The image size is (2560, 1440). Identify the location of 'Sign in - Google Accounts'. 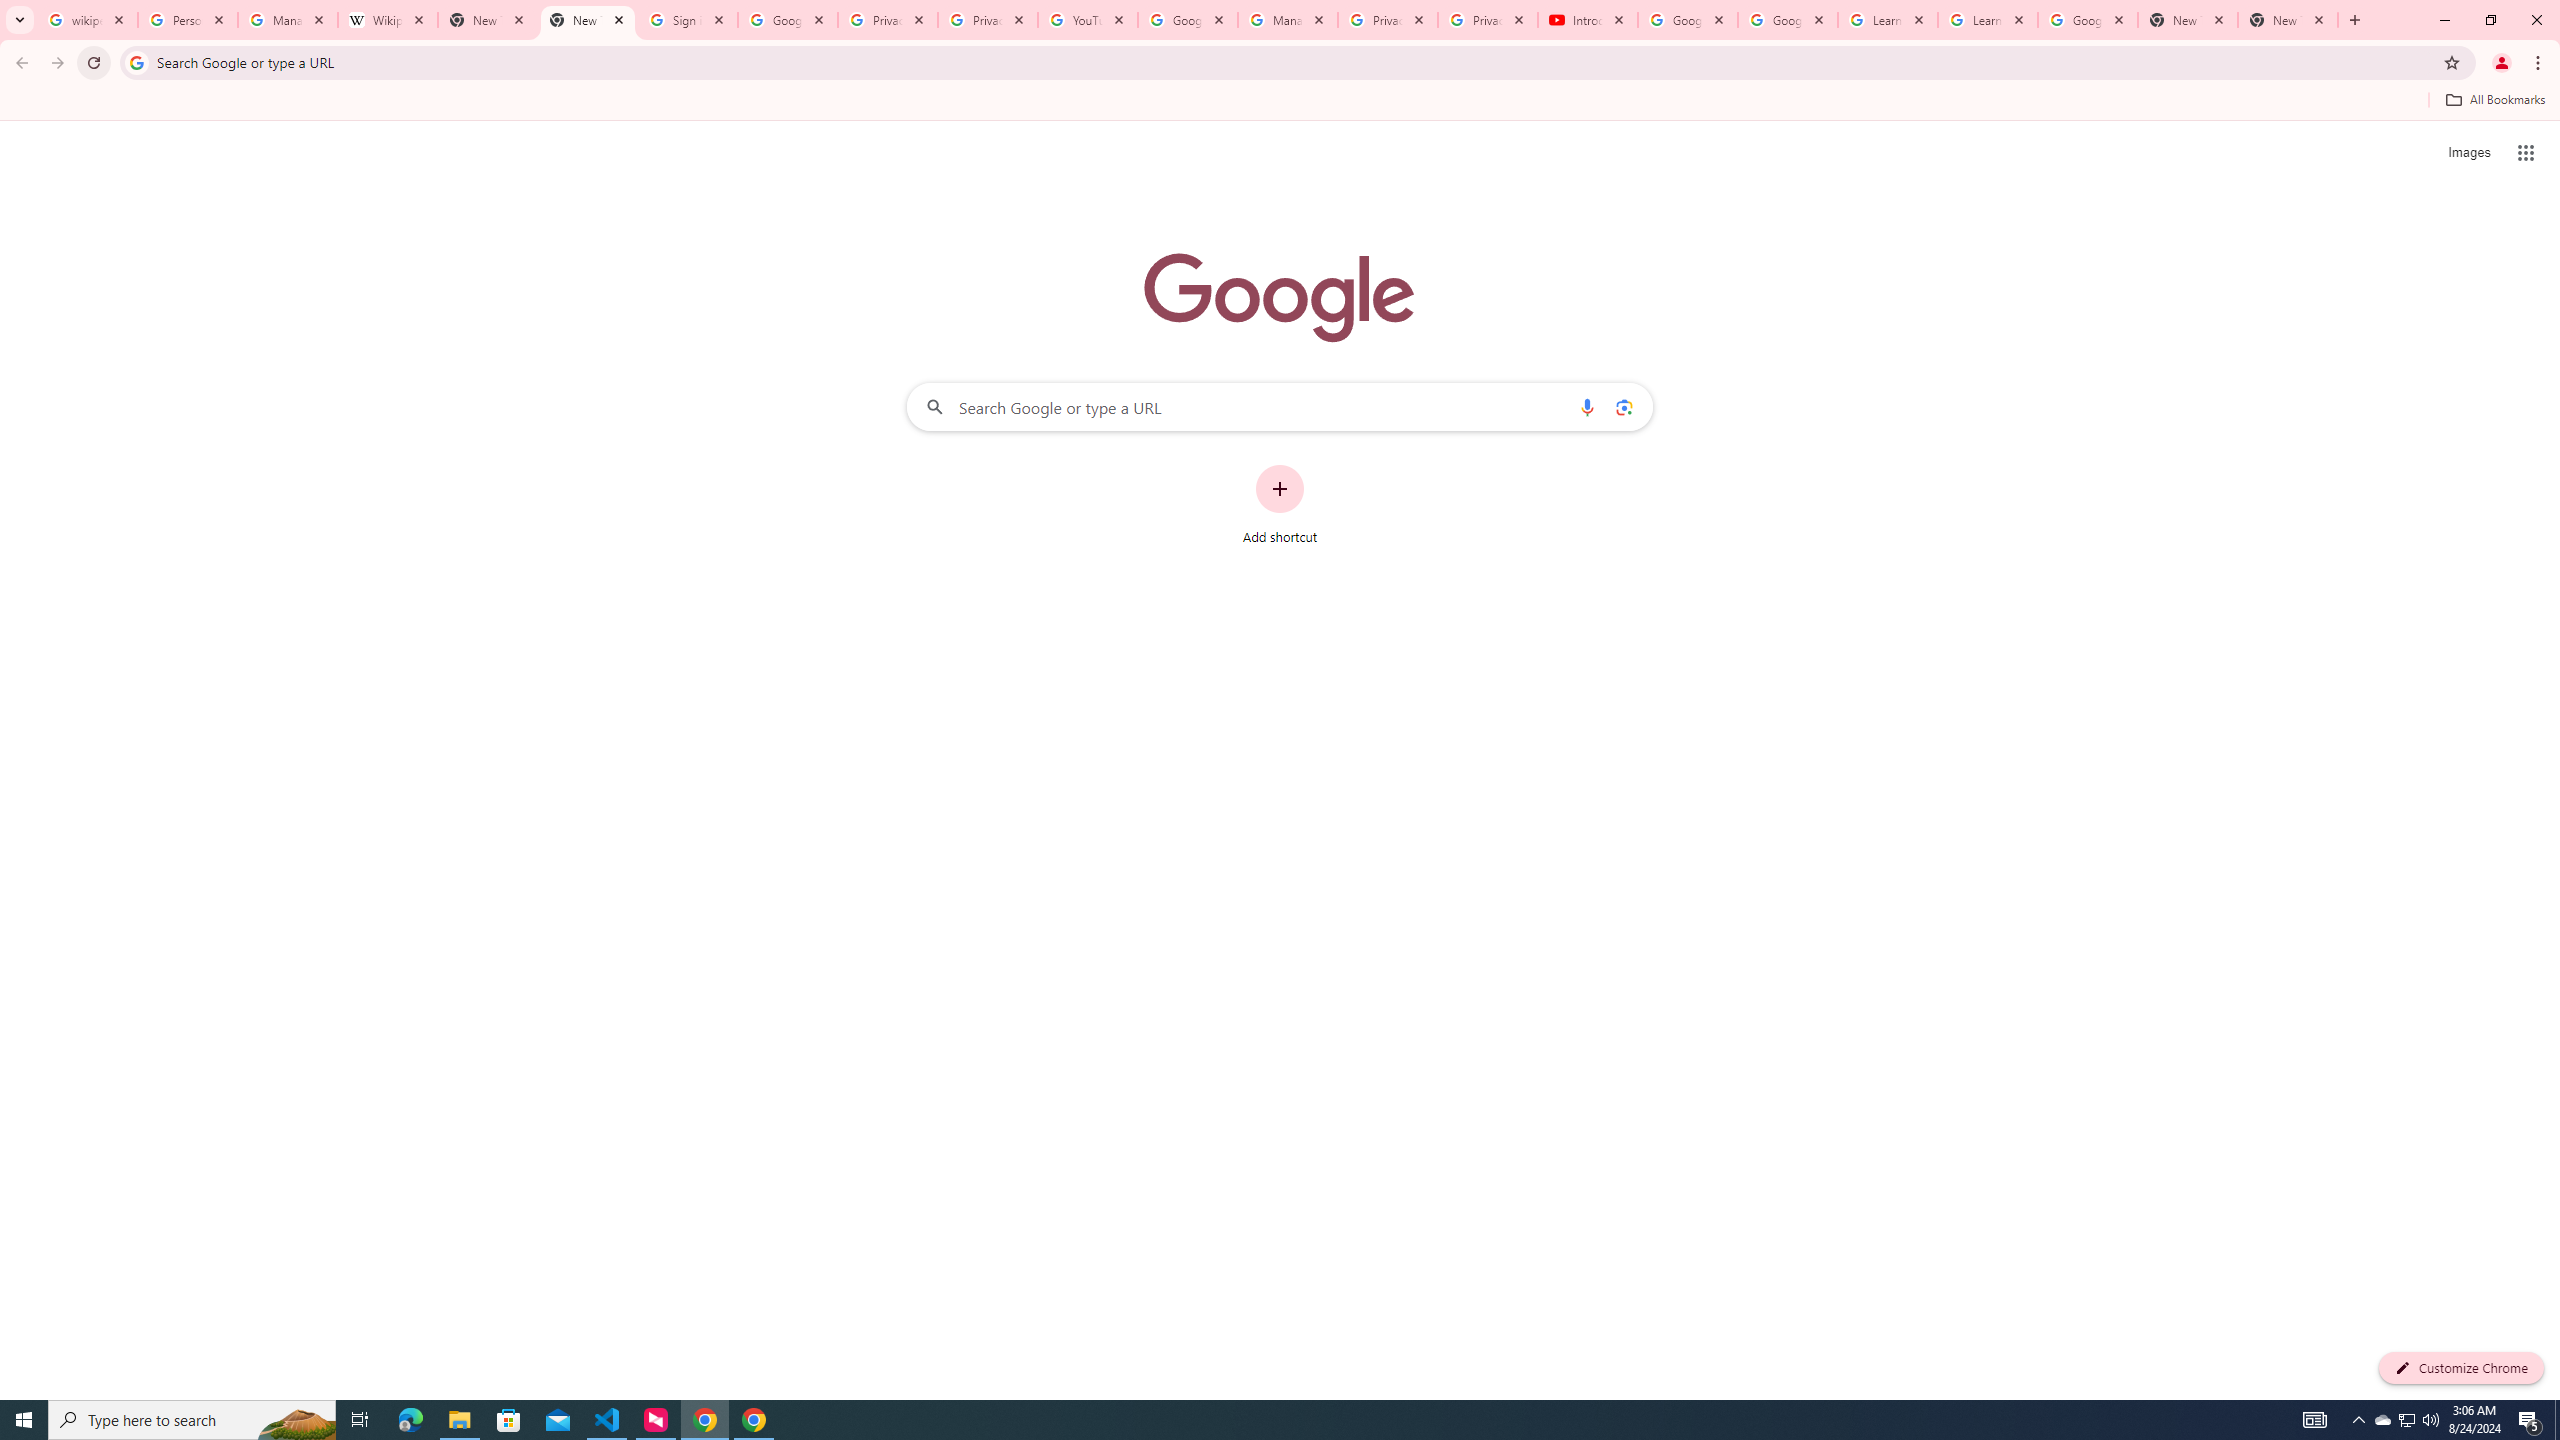
(688, 19).